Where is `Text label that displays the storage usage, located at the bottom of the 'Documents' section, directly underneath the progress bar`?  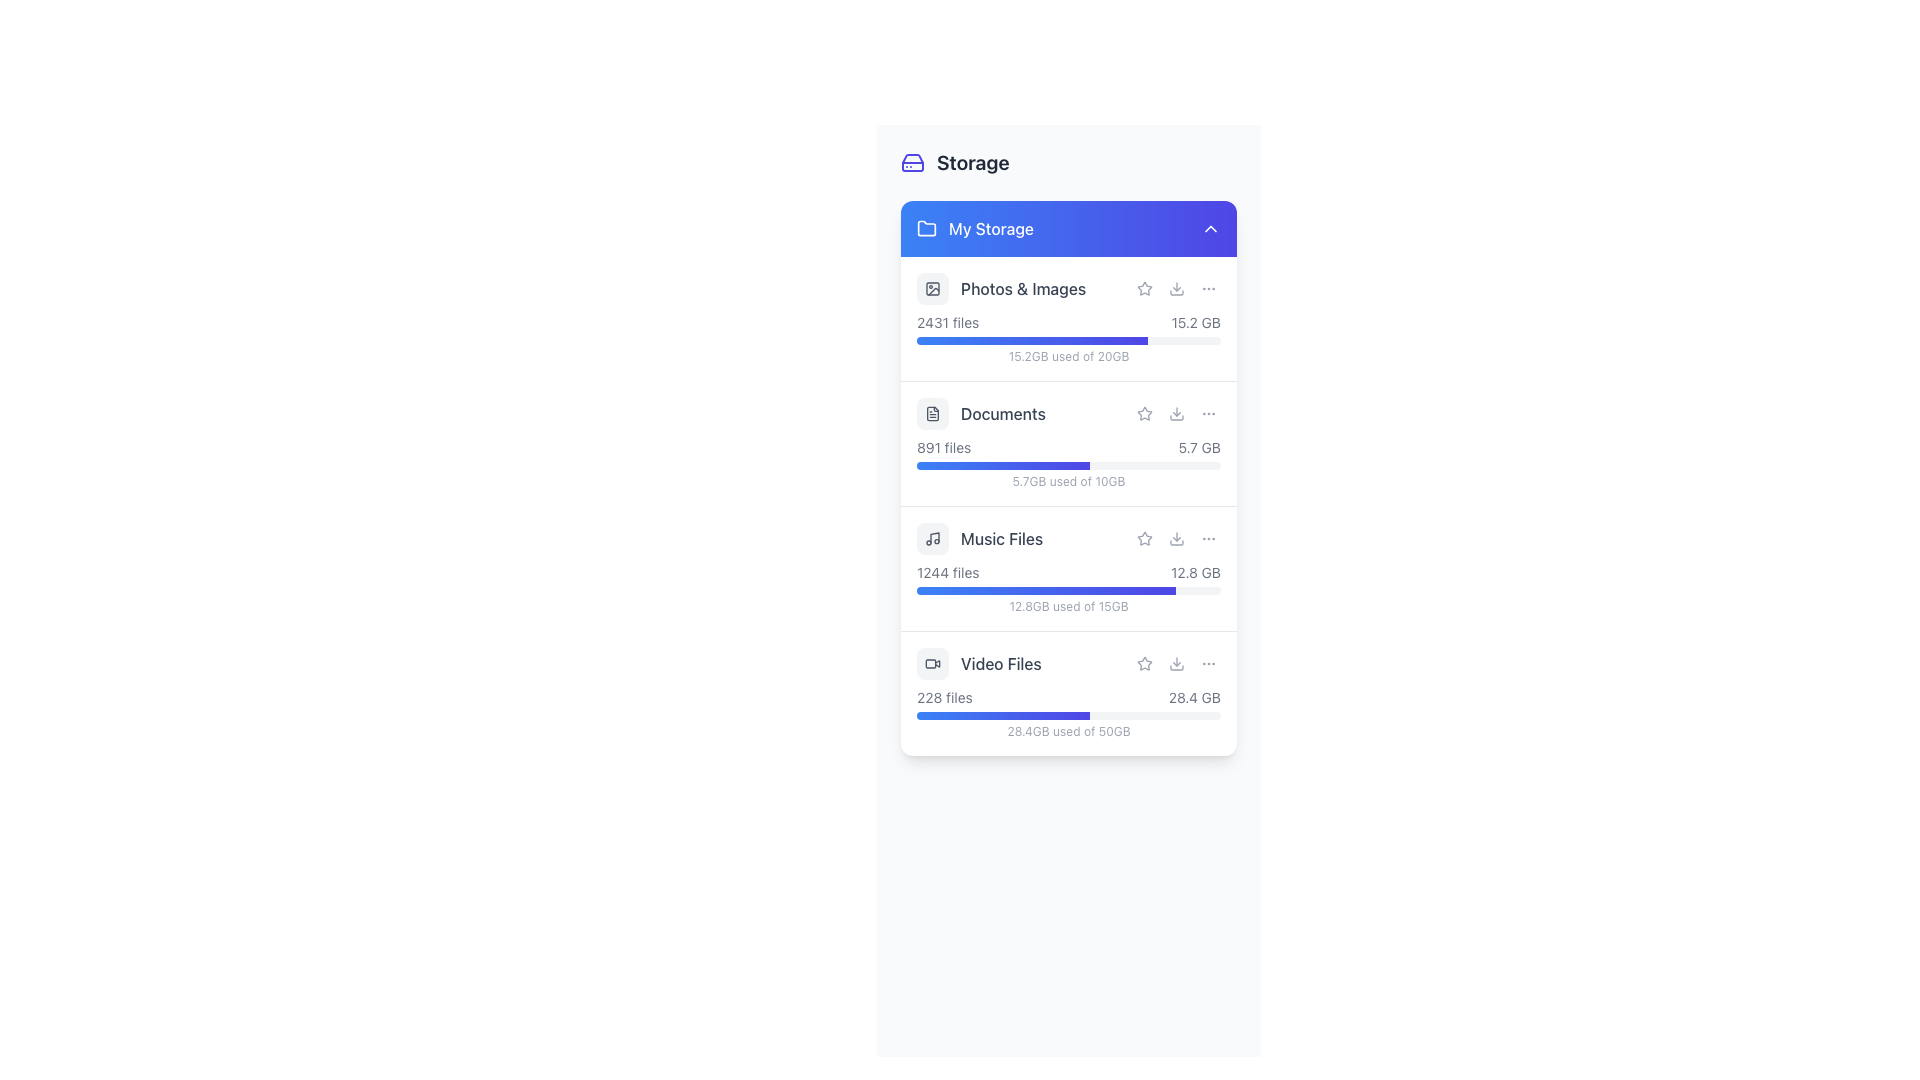 Text label that displays the storage usage, located at the bottom of the 'Documents' section, directly underneath the progress bar is located at coordinates (1068, 482).